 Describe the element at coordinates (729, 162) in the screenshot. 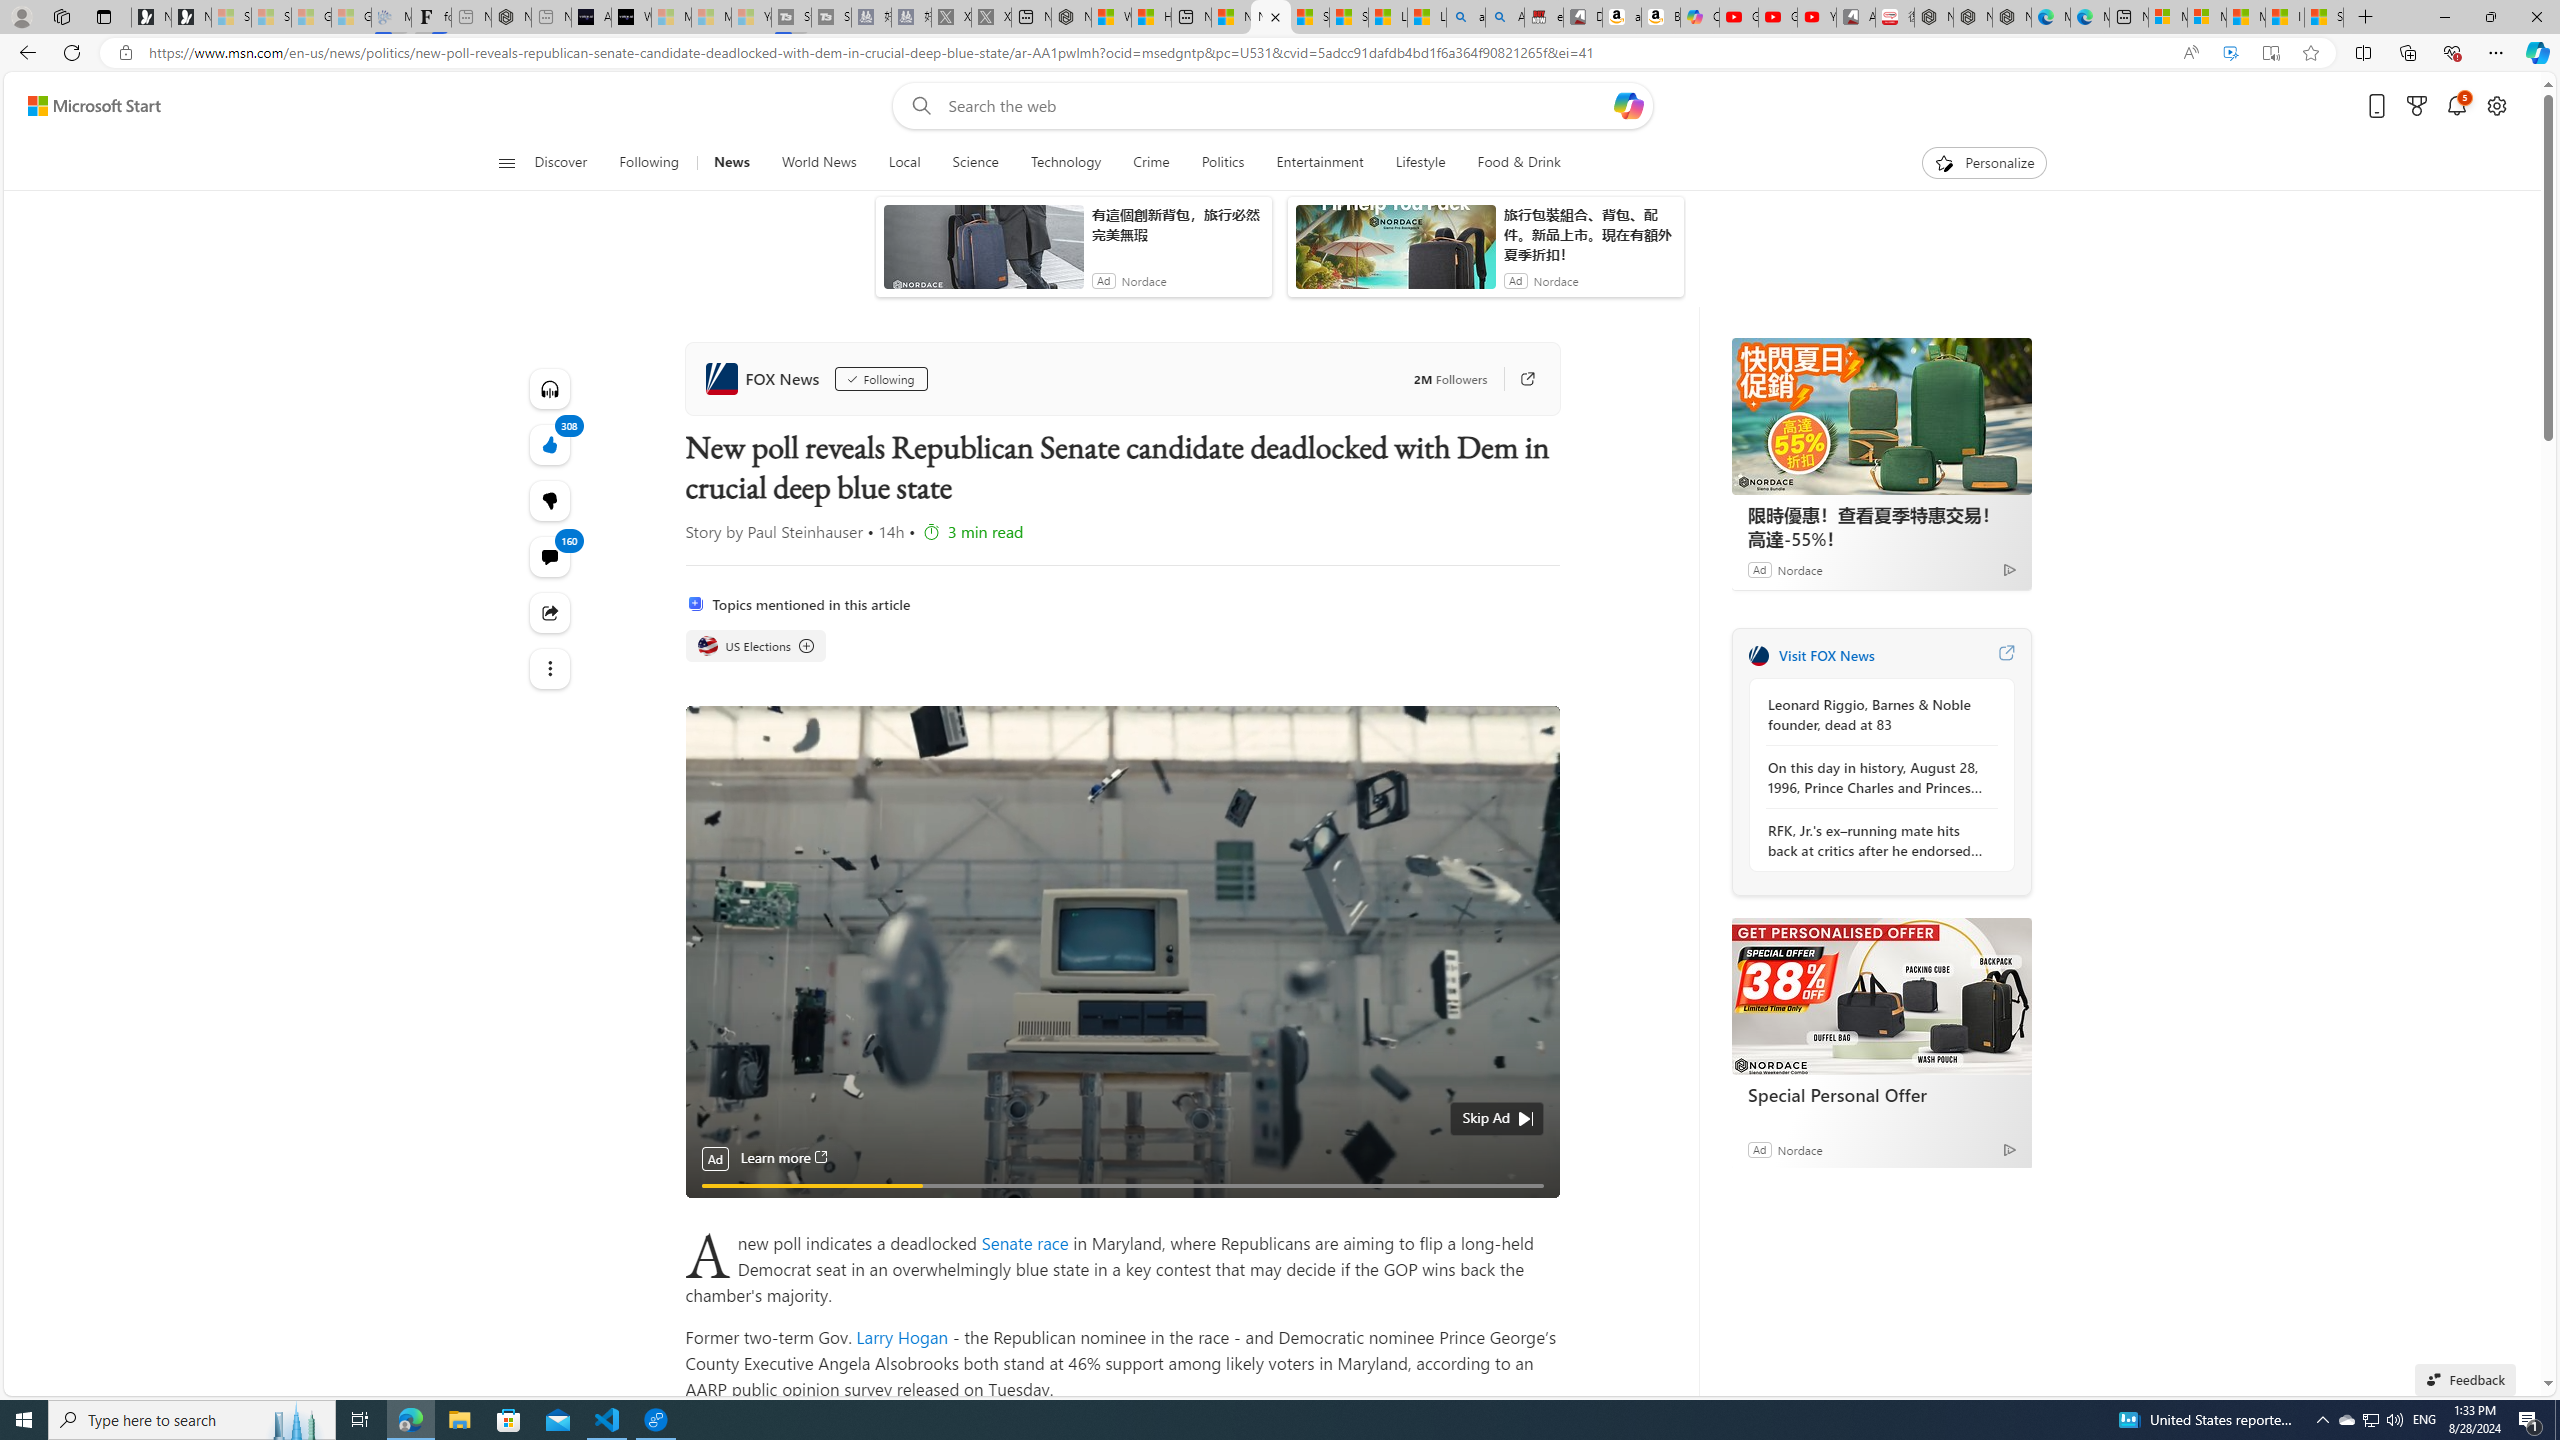

I see `'News'` at that location.